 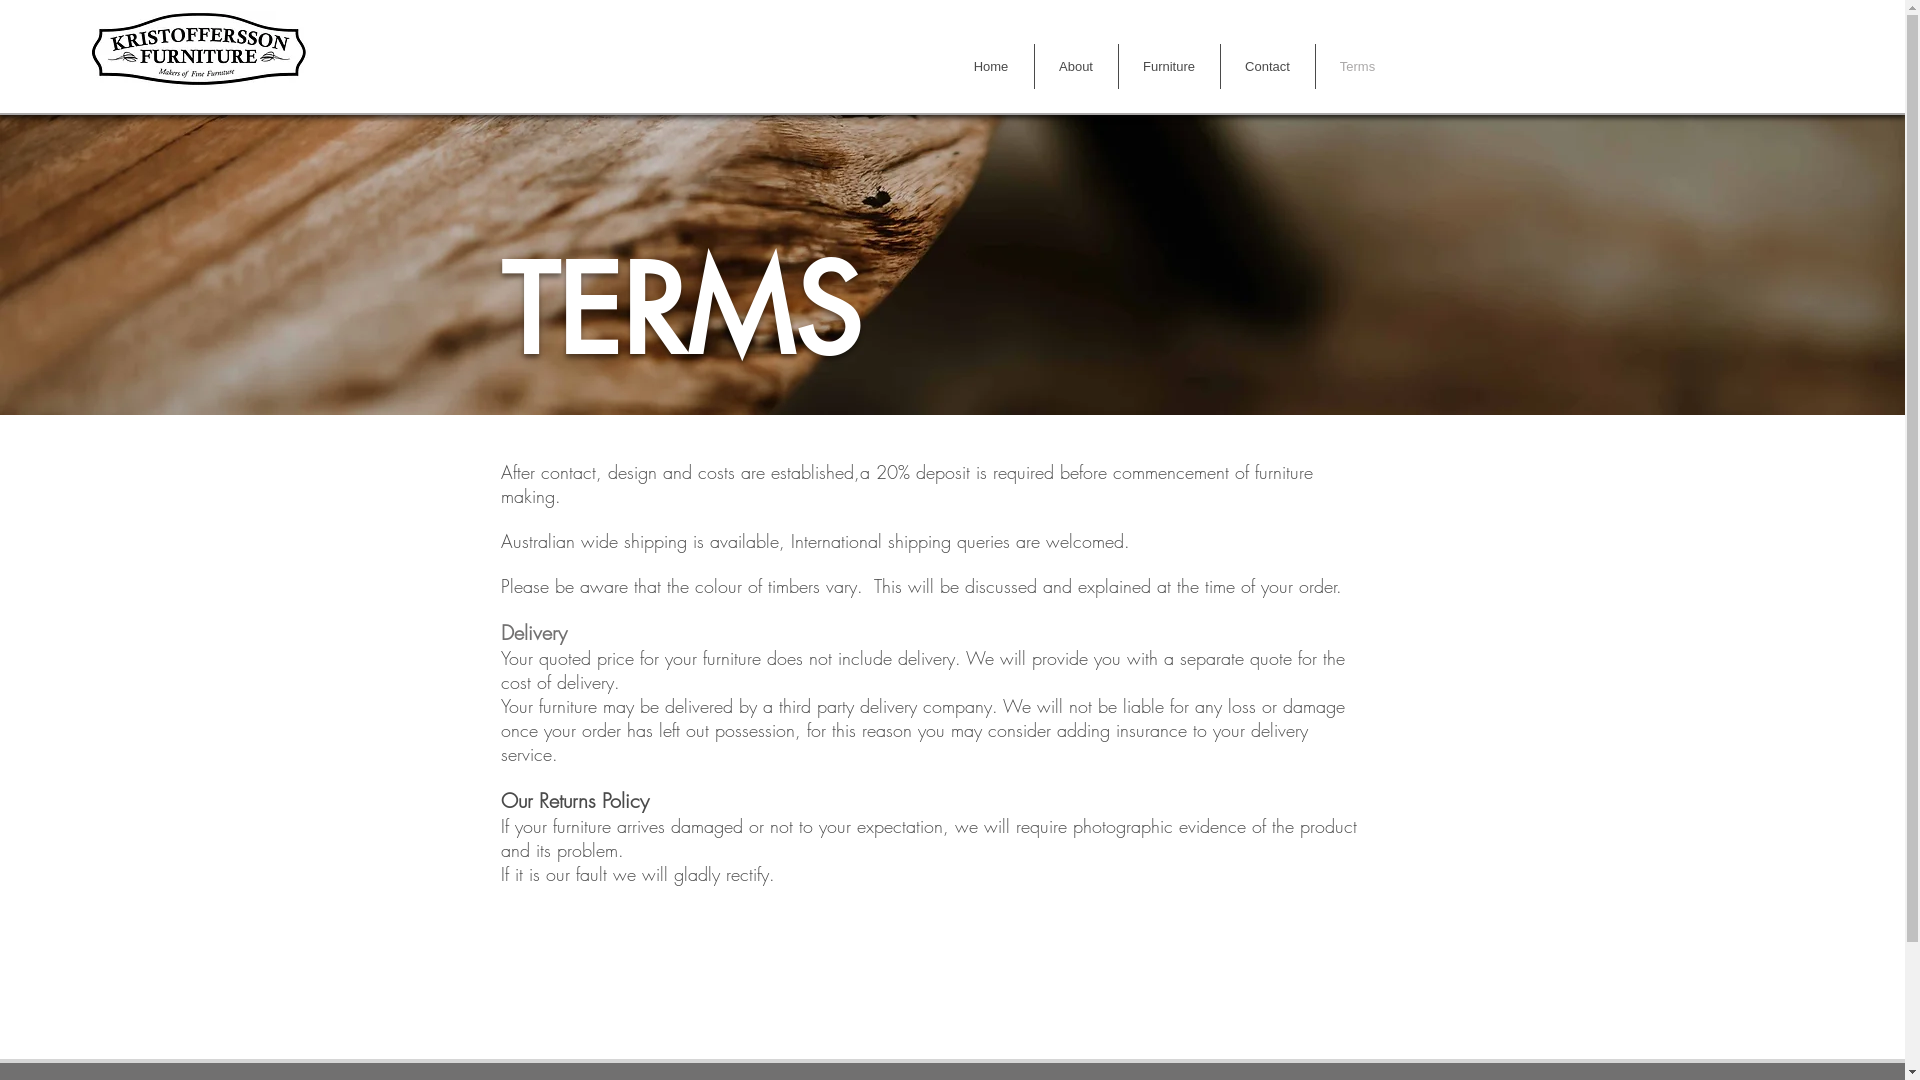 I want to click on 'Home', so click(x=990, y=65).